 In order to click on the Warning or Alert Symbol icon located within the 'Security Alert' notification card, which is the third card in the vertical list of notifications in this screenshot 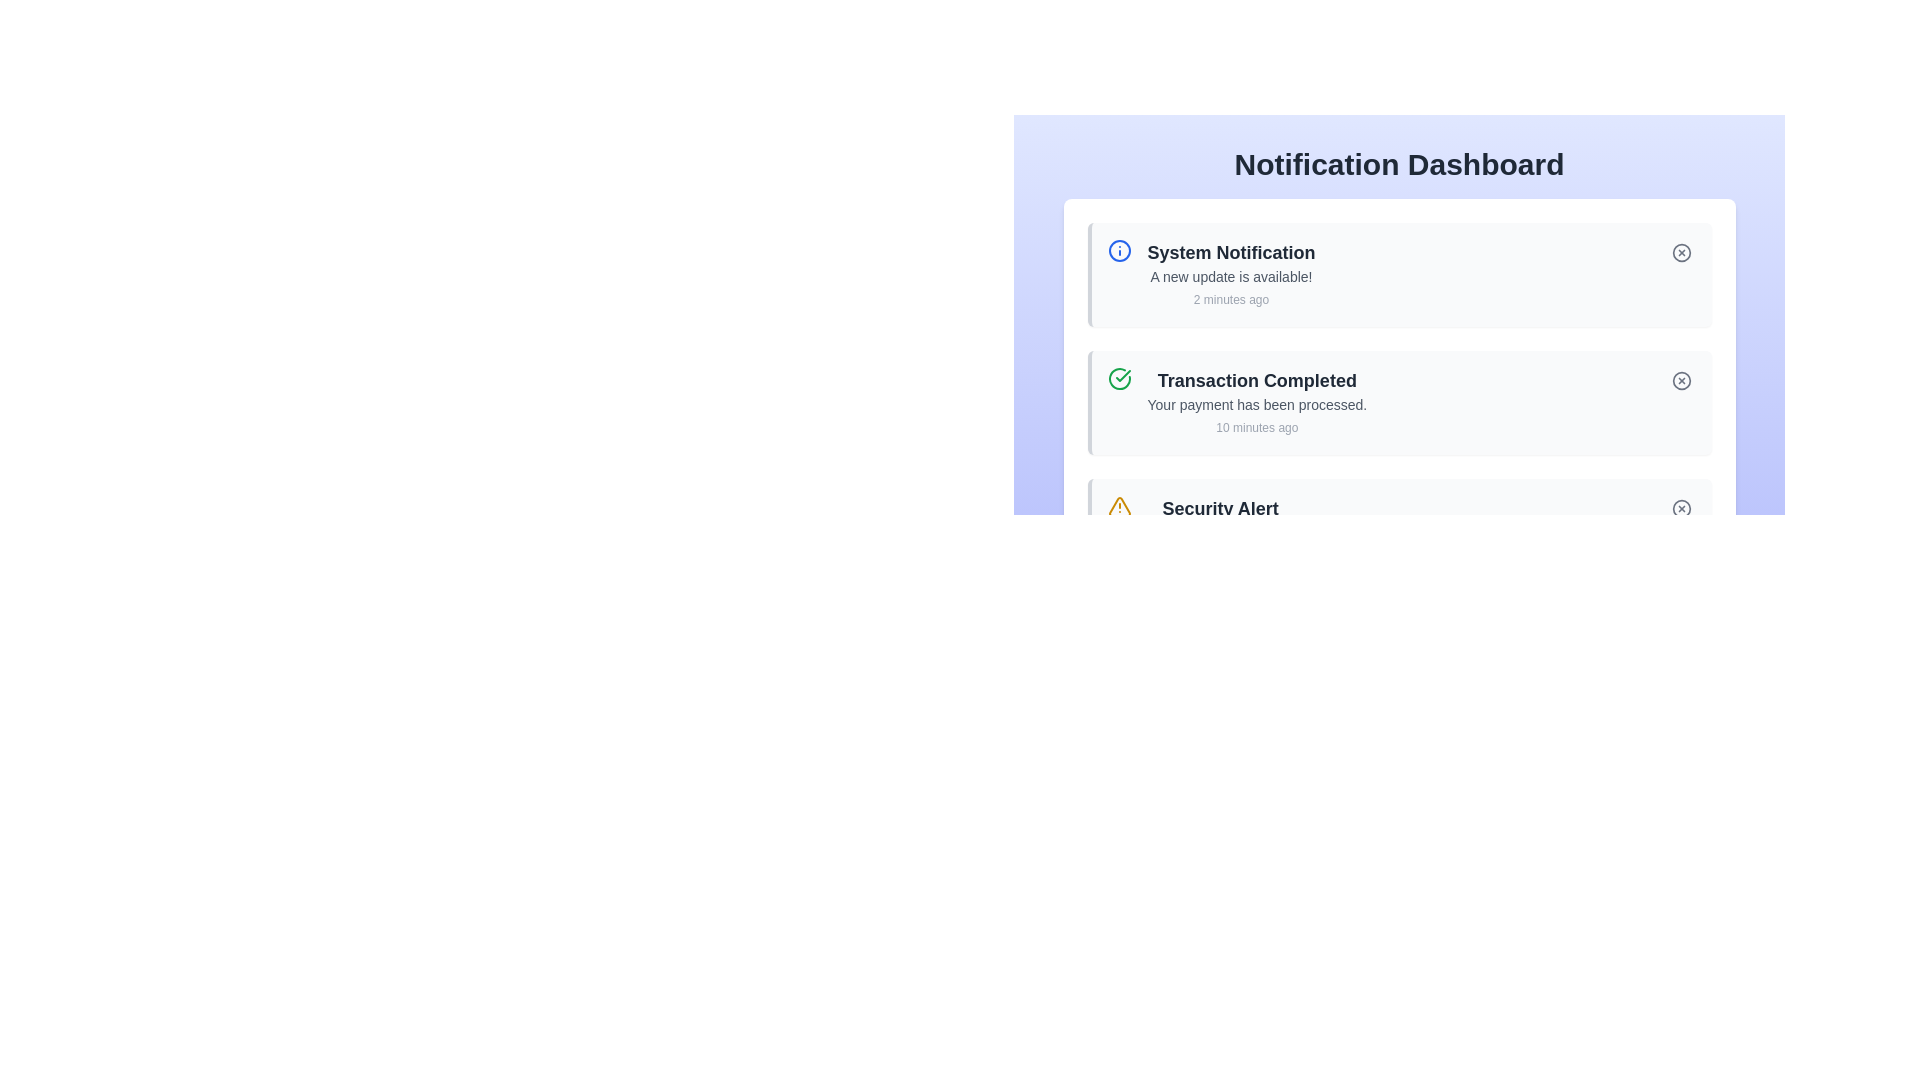, I will do `click(1118, 505)`.